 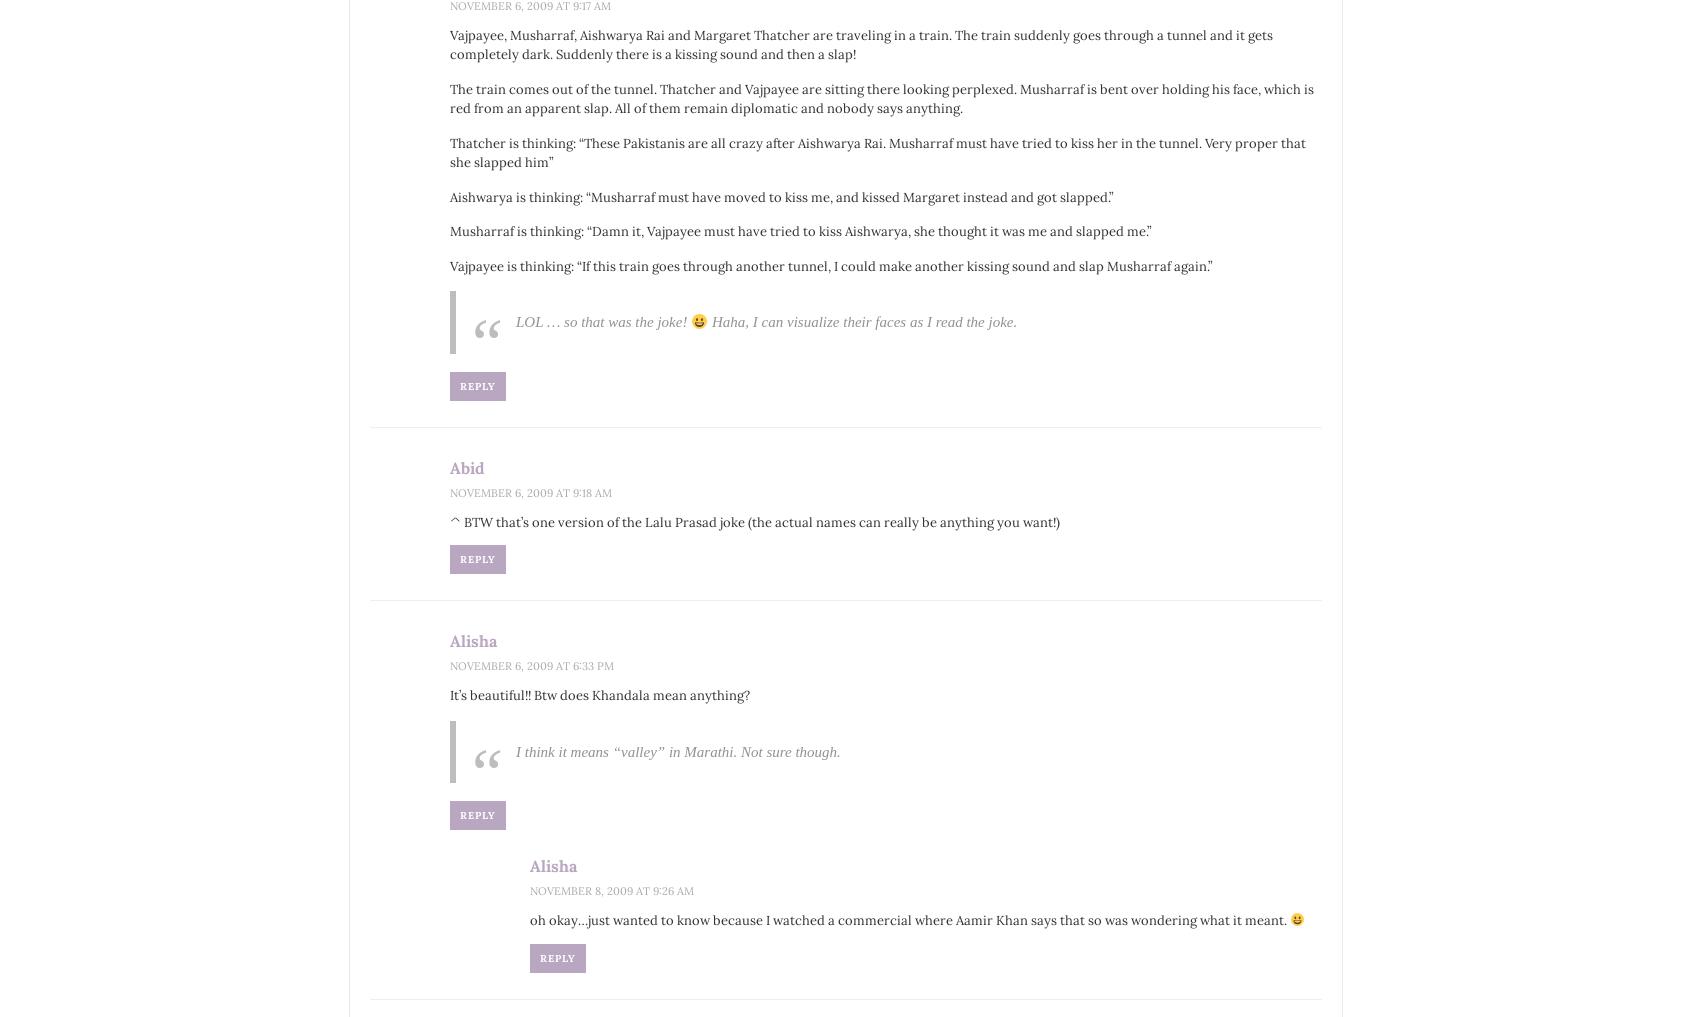 I want to click on 'Thatcher is thinking: “These Pakistanis are all crazy after Aishwarya Rai. Musharraf must have tried to kiss her in the tunnel. Very proper that she slapped him”', so click(x=876, y=151).